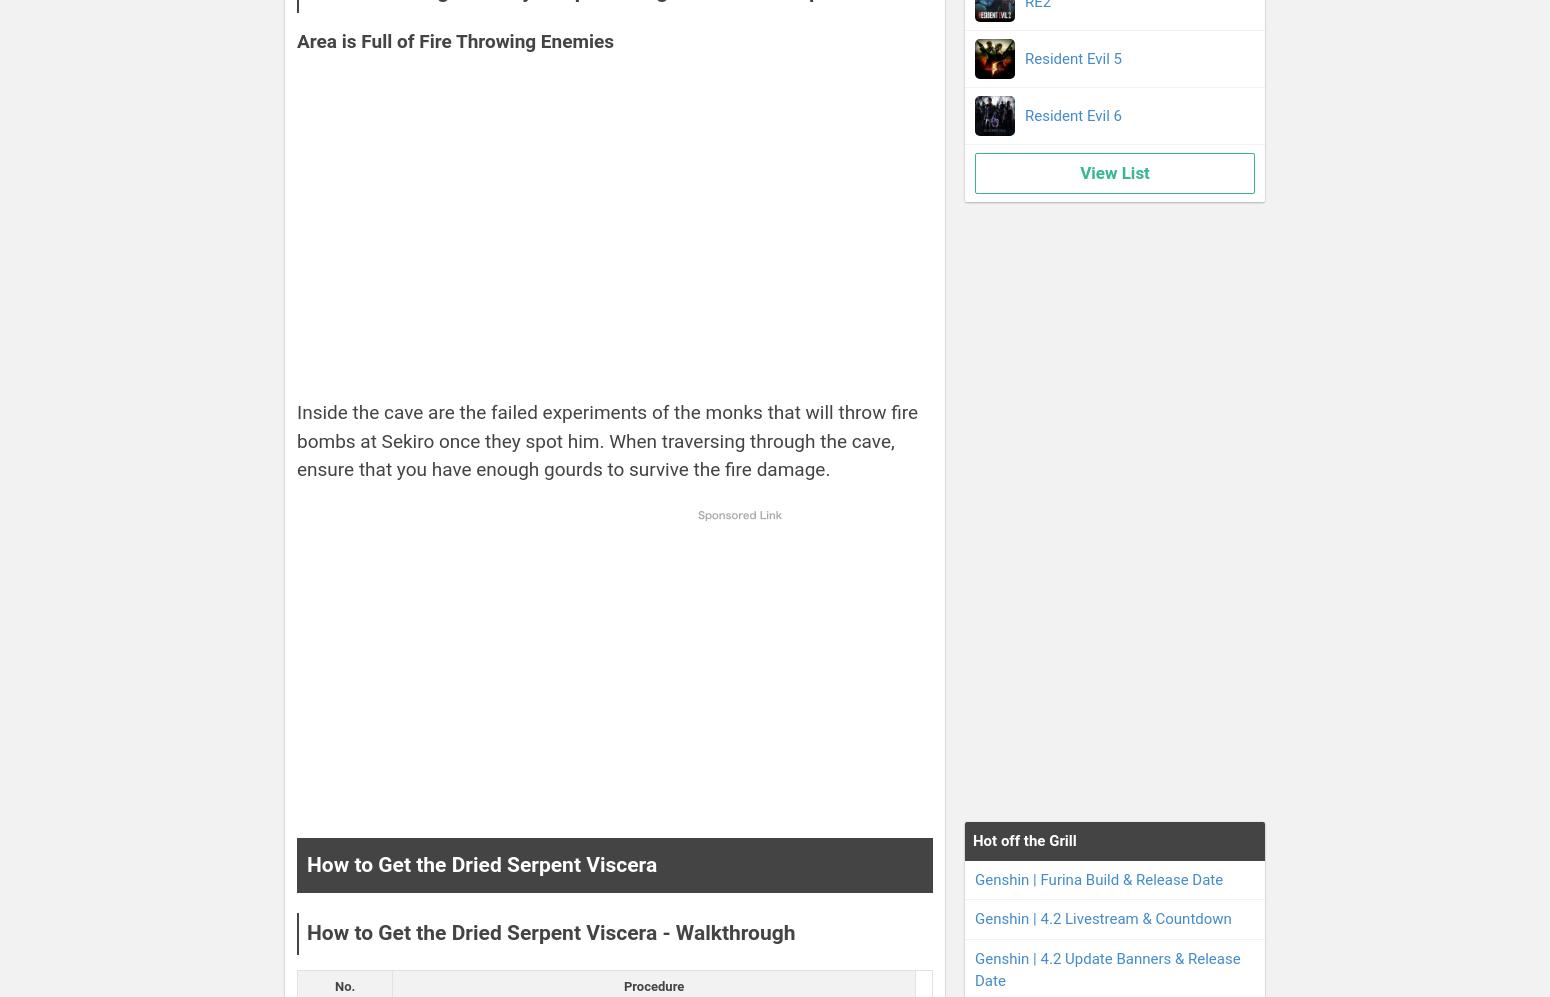  What do you see at coordinates (1097, 877) in the screenshot?
I see `'Genshin | Furina Build & Release Date'` at bounding box center [1097, 877].